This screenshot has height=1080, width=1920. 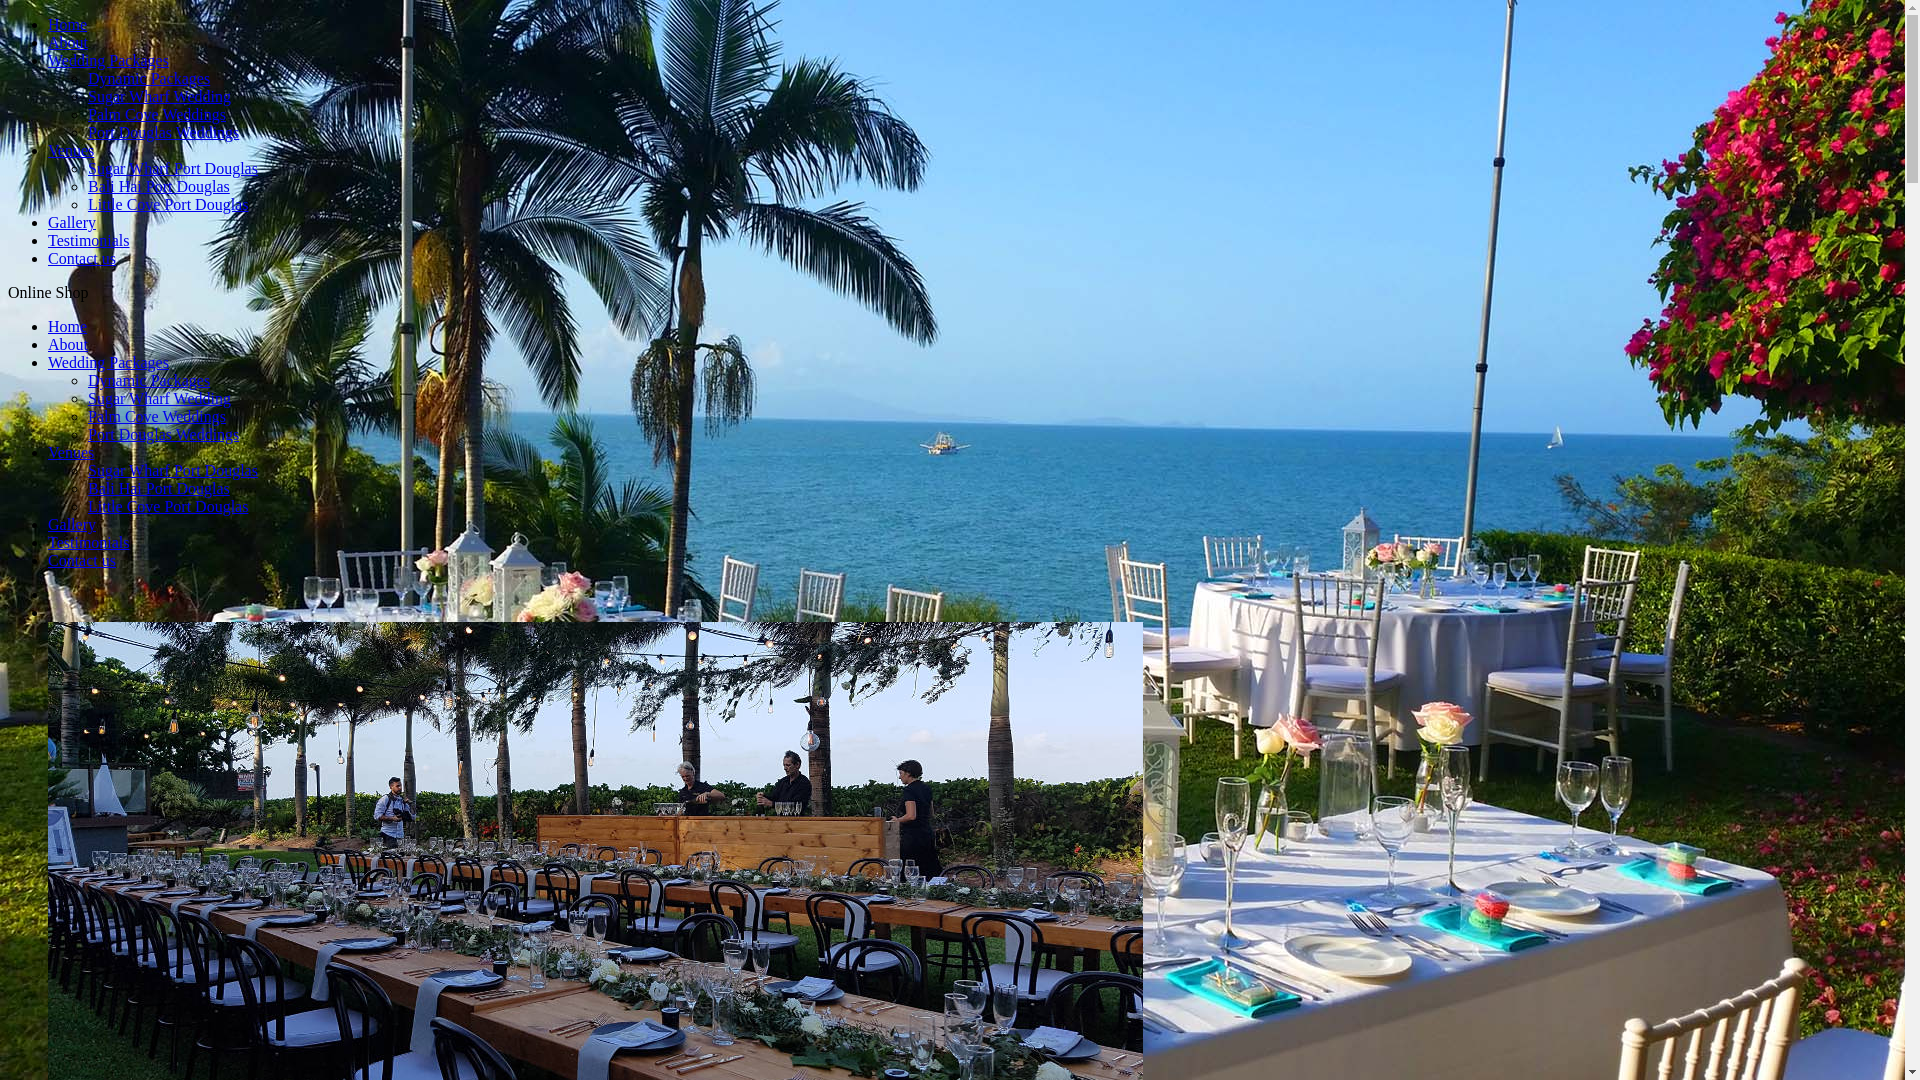 I want to click on 'Dynamic Packages', so click(x=147, y=380).